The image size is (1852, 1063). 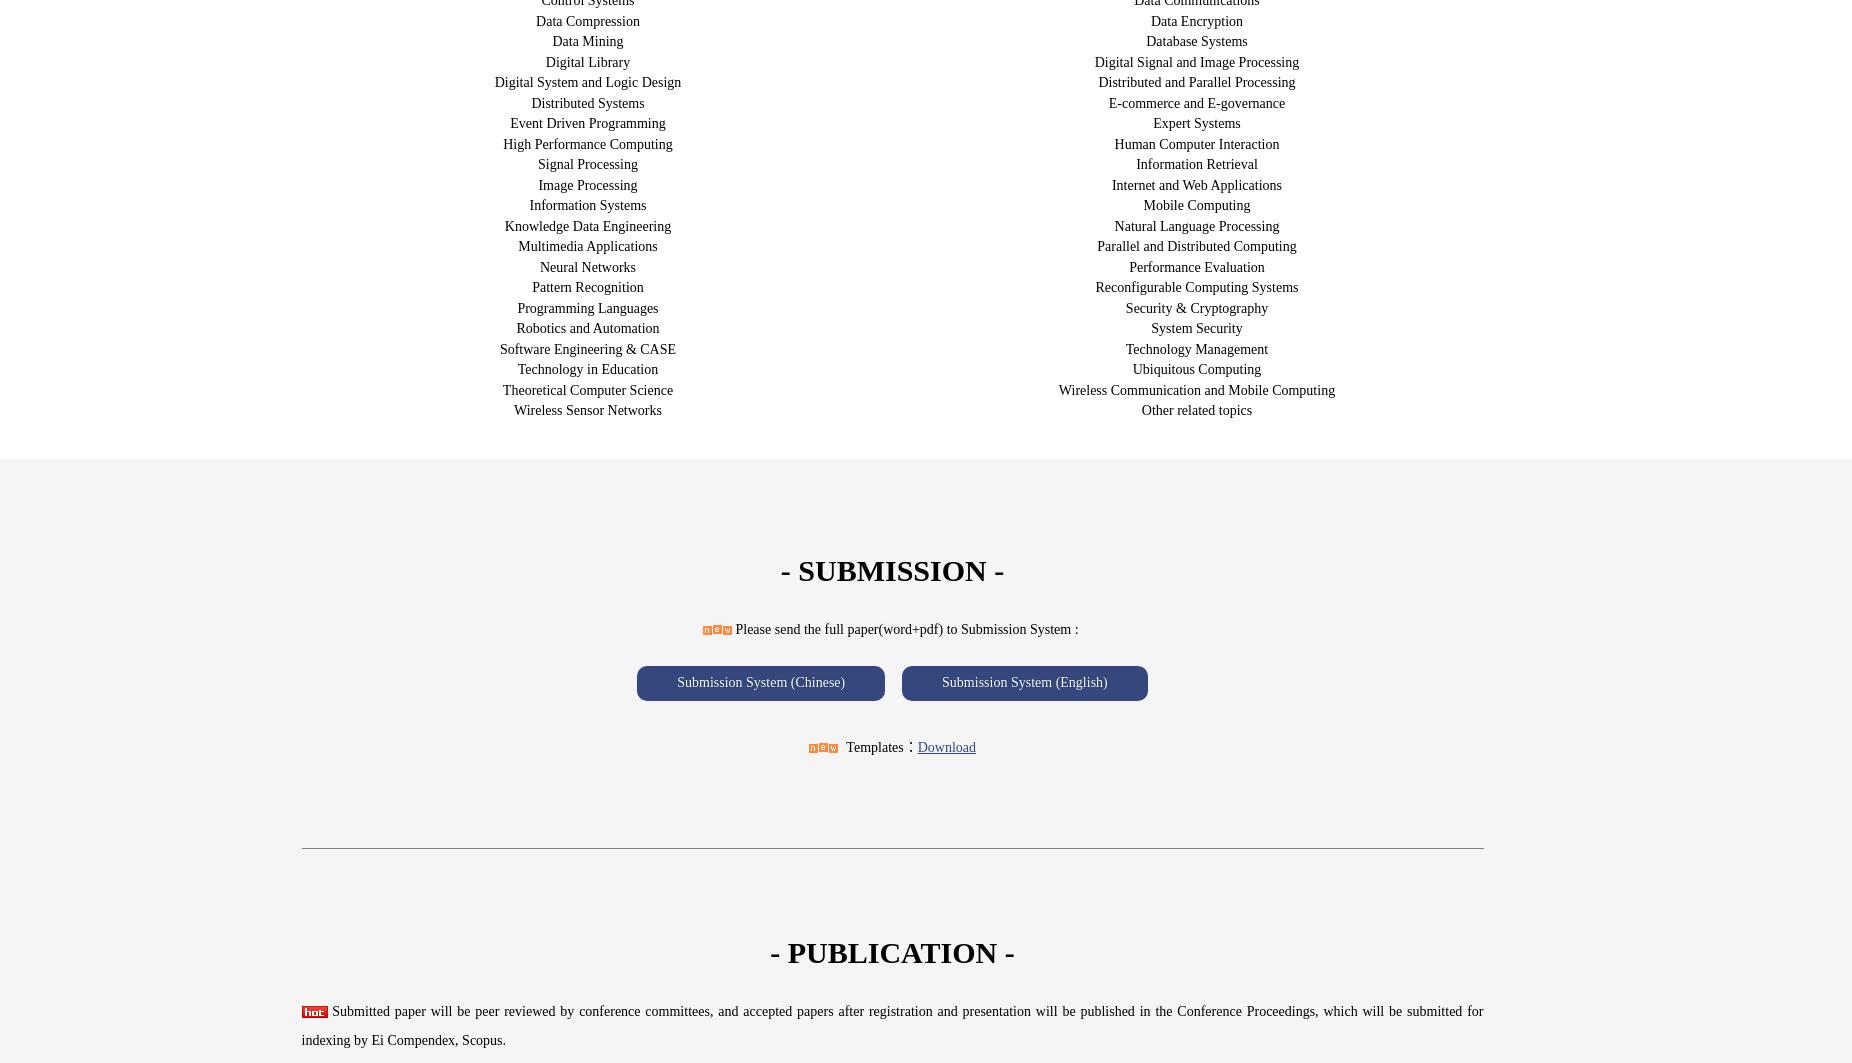 What do you see at coordinates (586, 20) in the screenshot?
I see `'Data Compression'` at bounding box center [586, 20].